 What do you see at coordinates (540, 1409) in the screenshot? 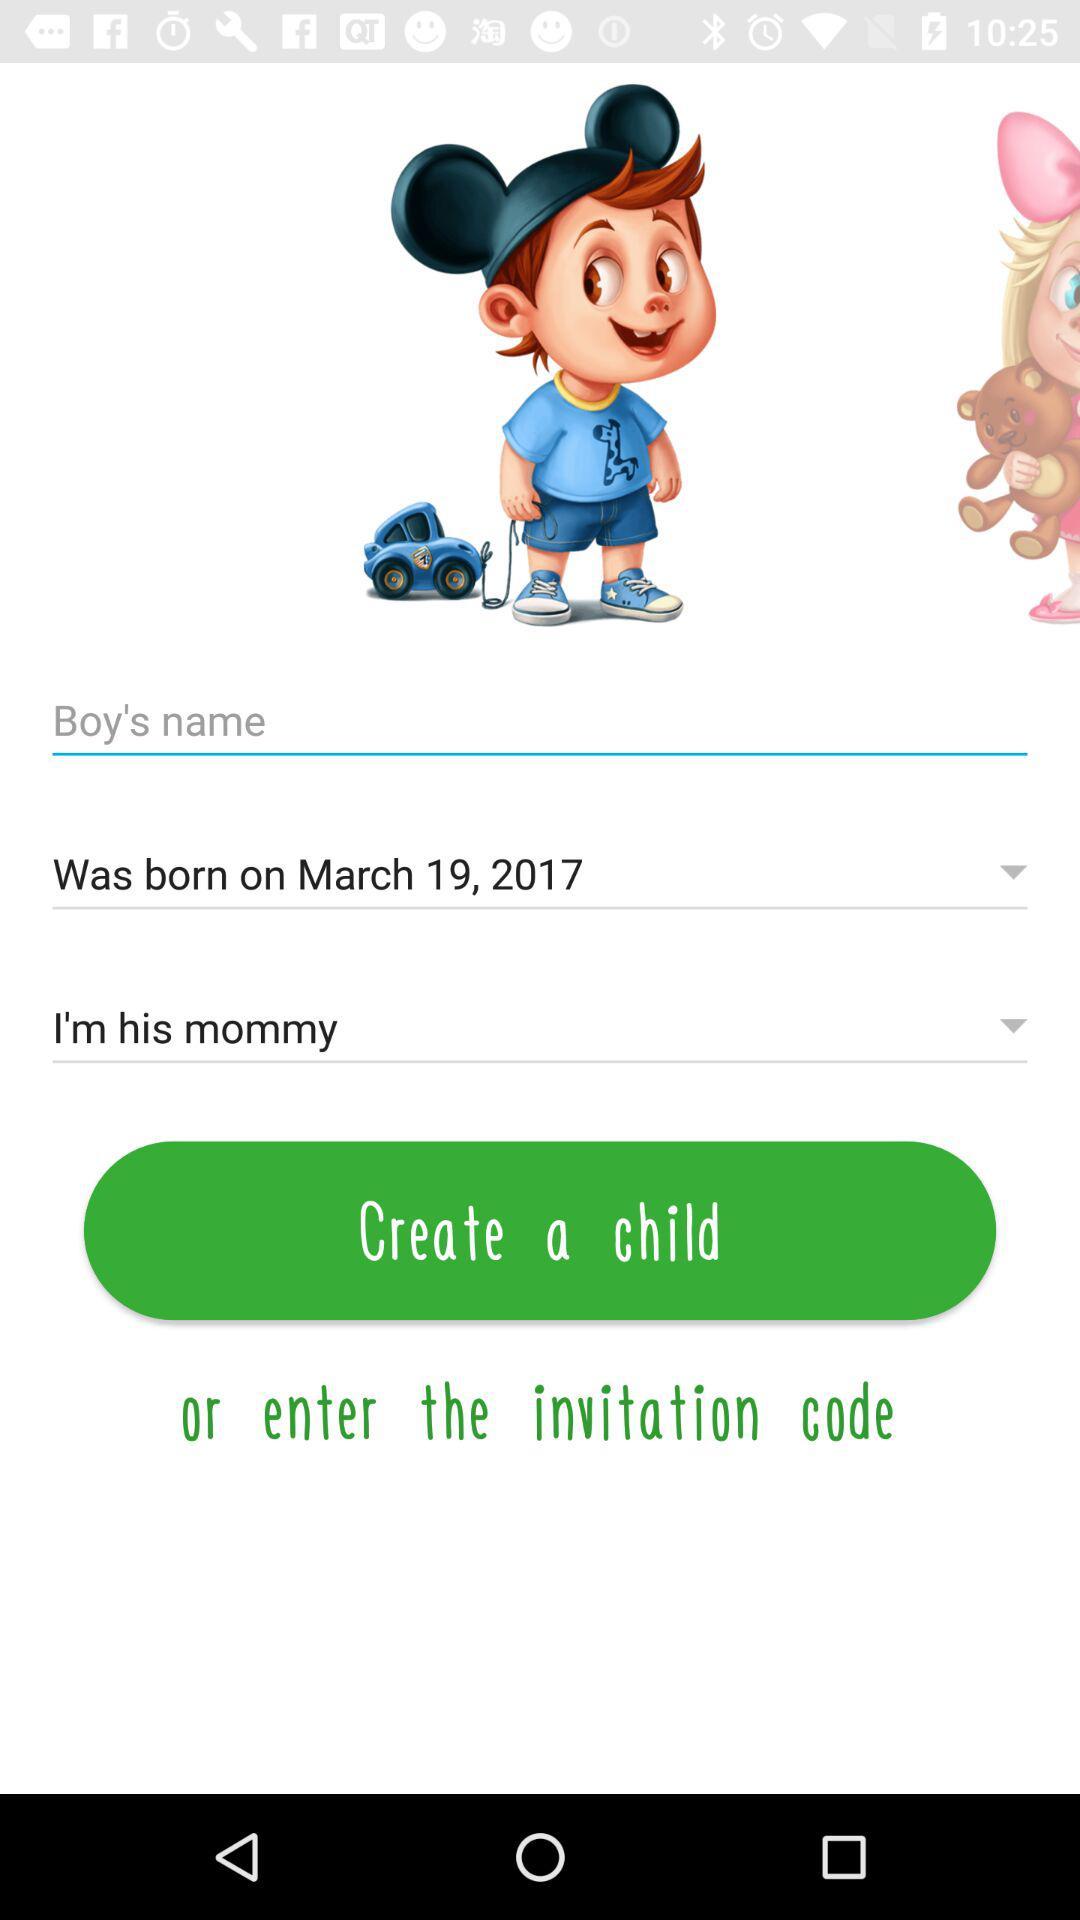
I see `item below create a child icon` at bounding box center [540, 1409].